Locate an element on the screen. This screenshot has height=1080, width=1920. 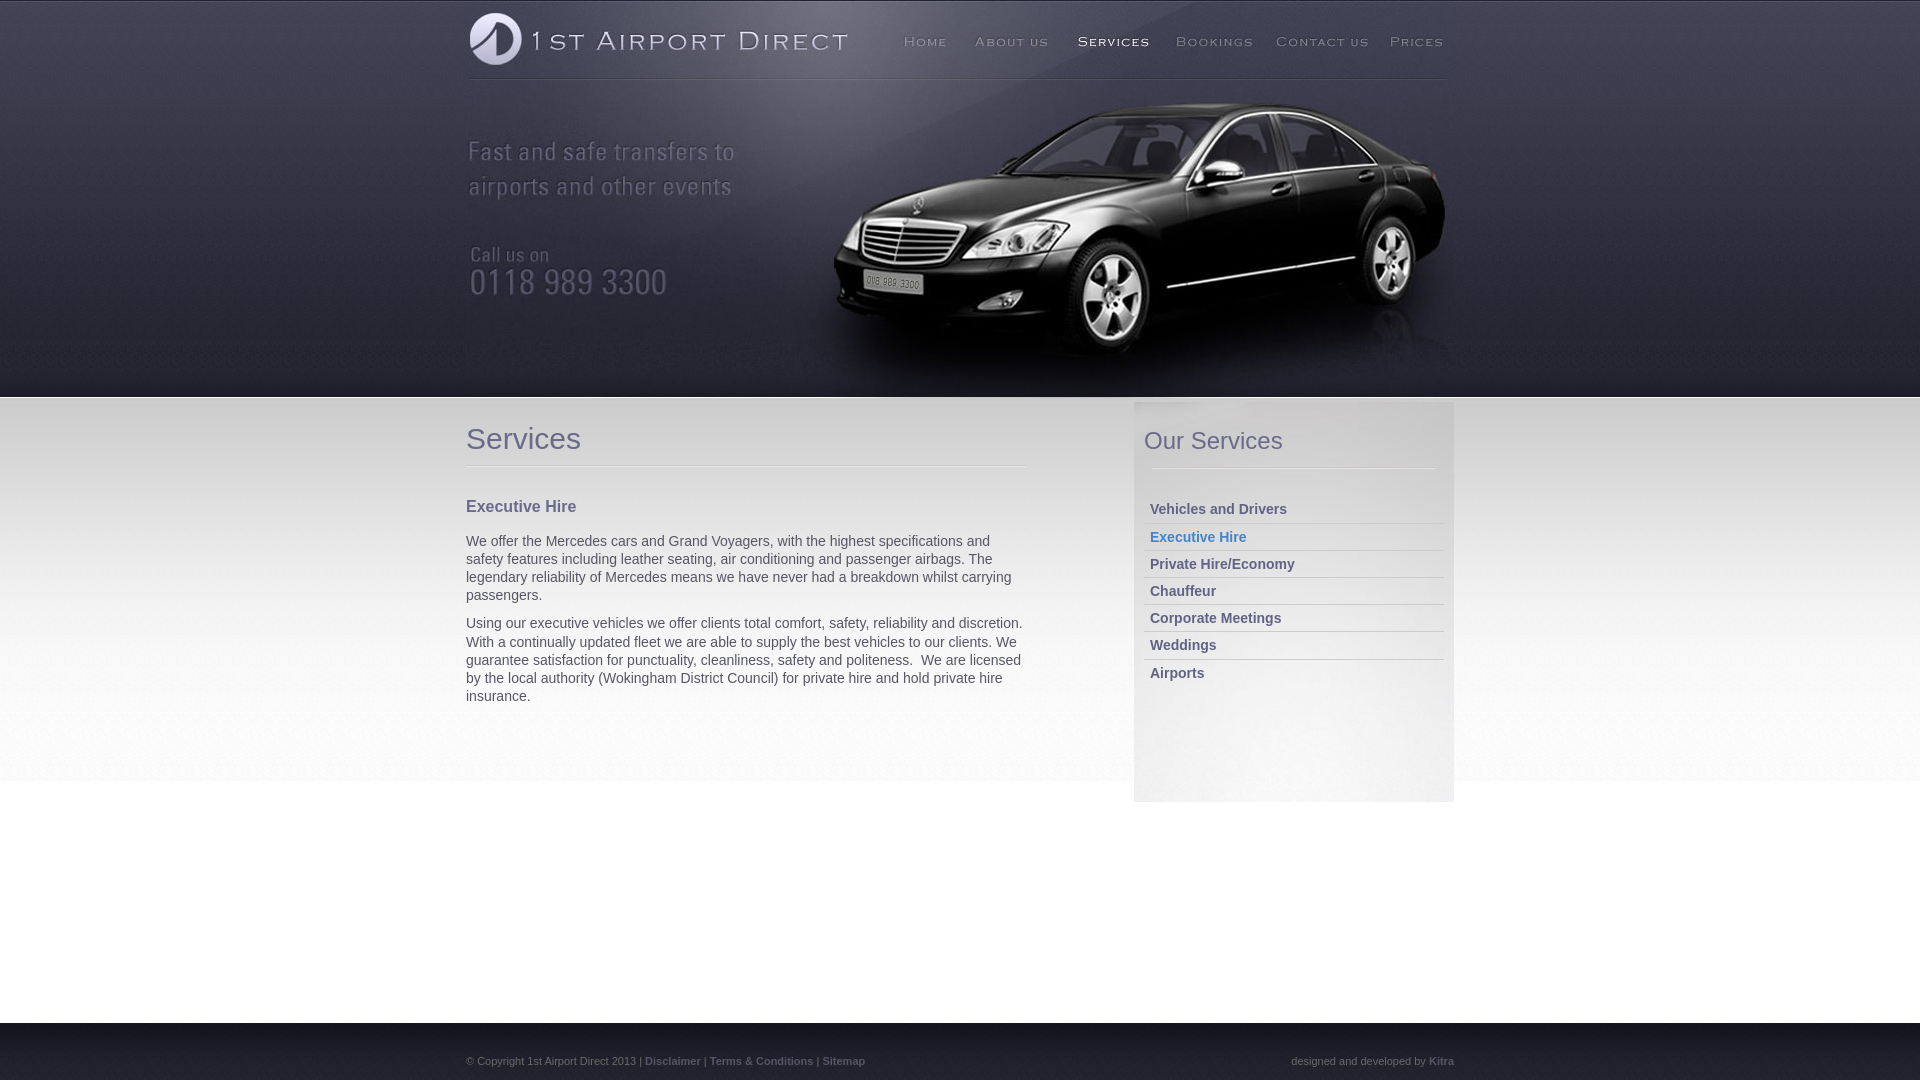
'Disclaimer' is located at coordinates (672, 1059).